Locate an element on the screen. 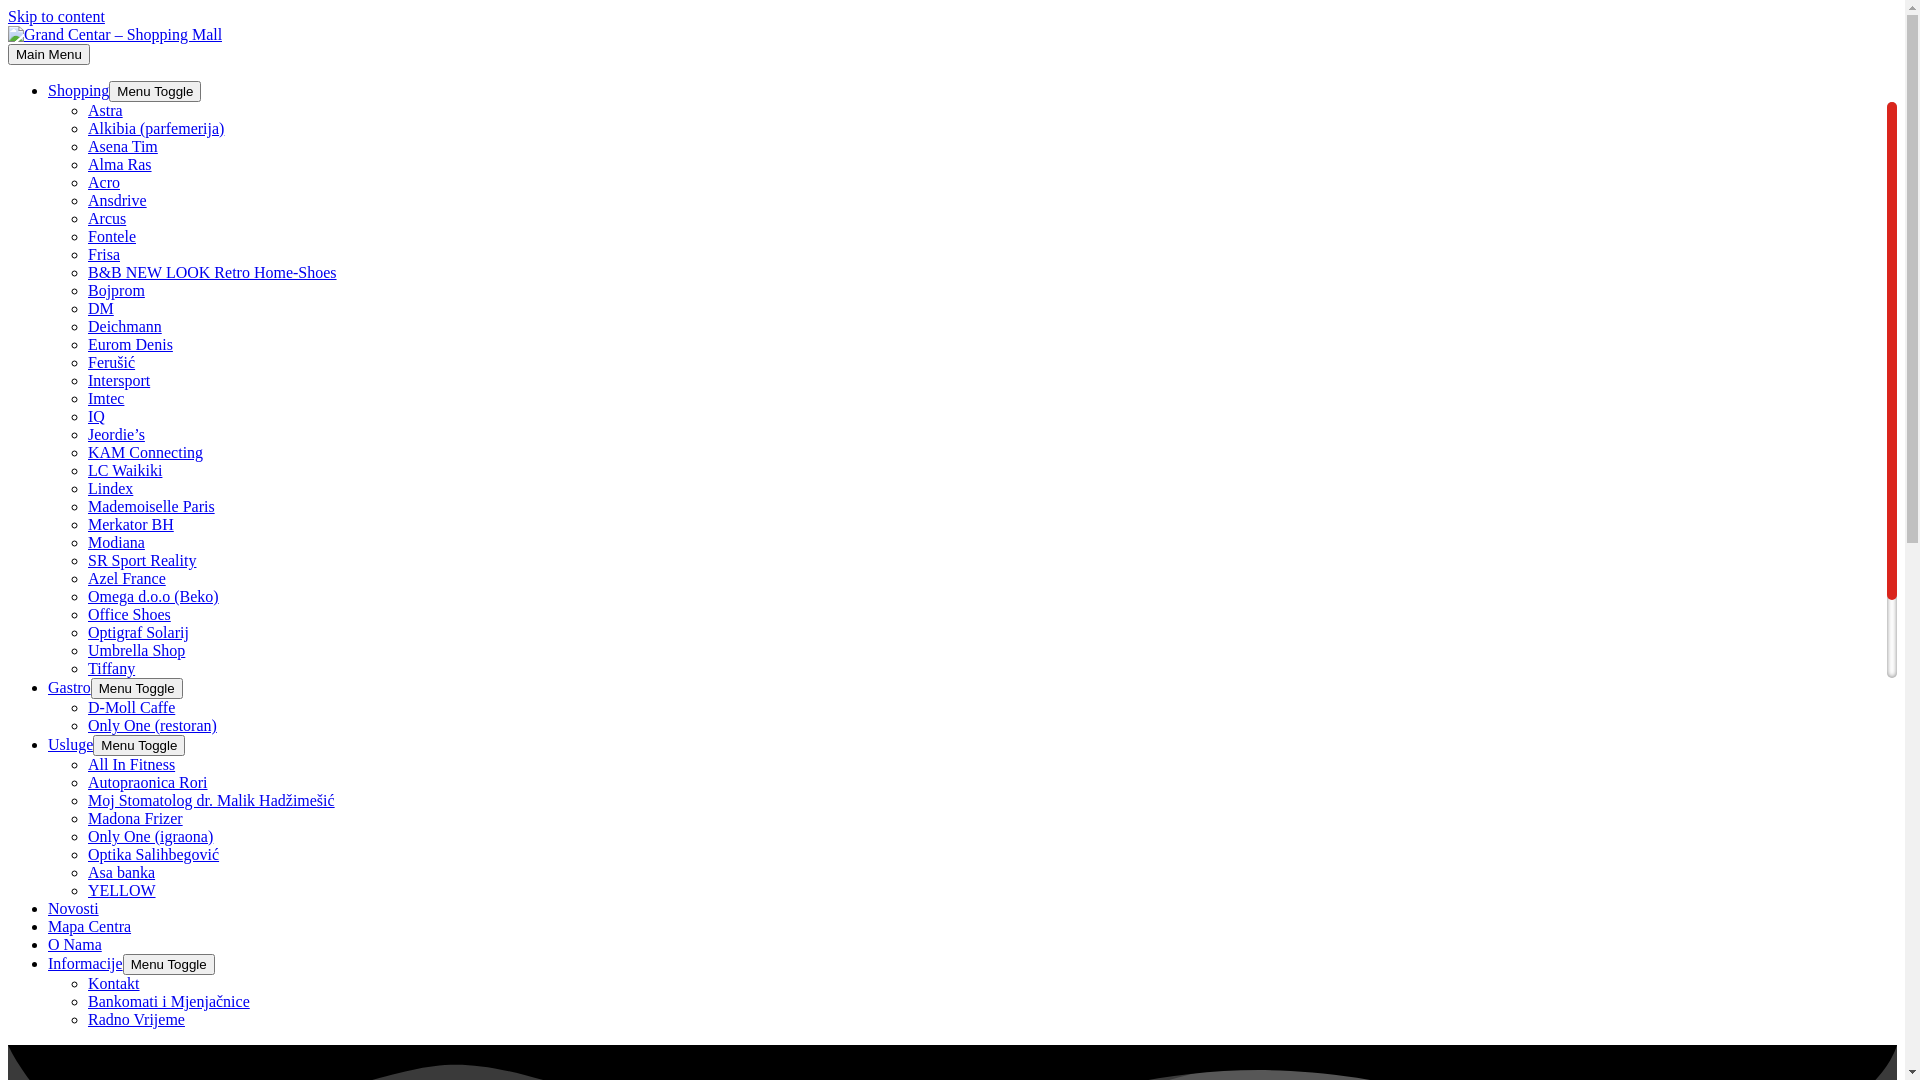 This screenshot has height=1080, width=1920. 'Madona Frizer' is located at coordinates (134, 818).